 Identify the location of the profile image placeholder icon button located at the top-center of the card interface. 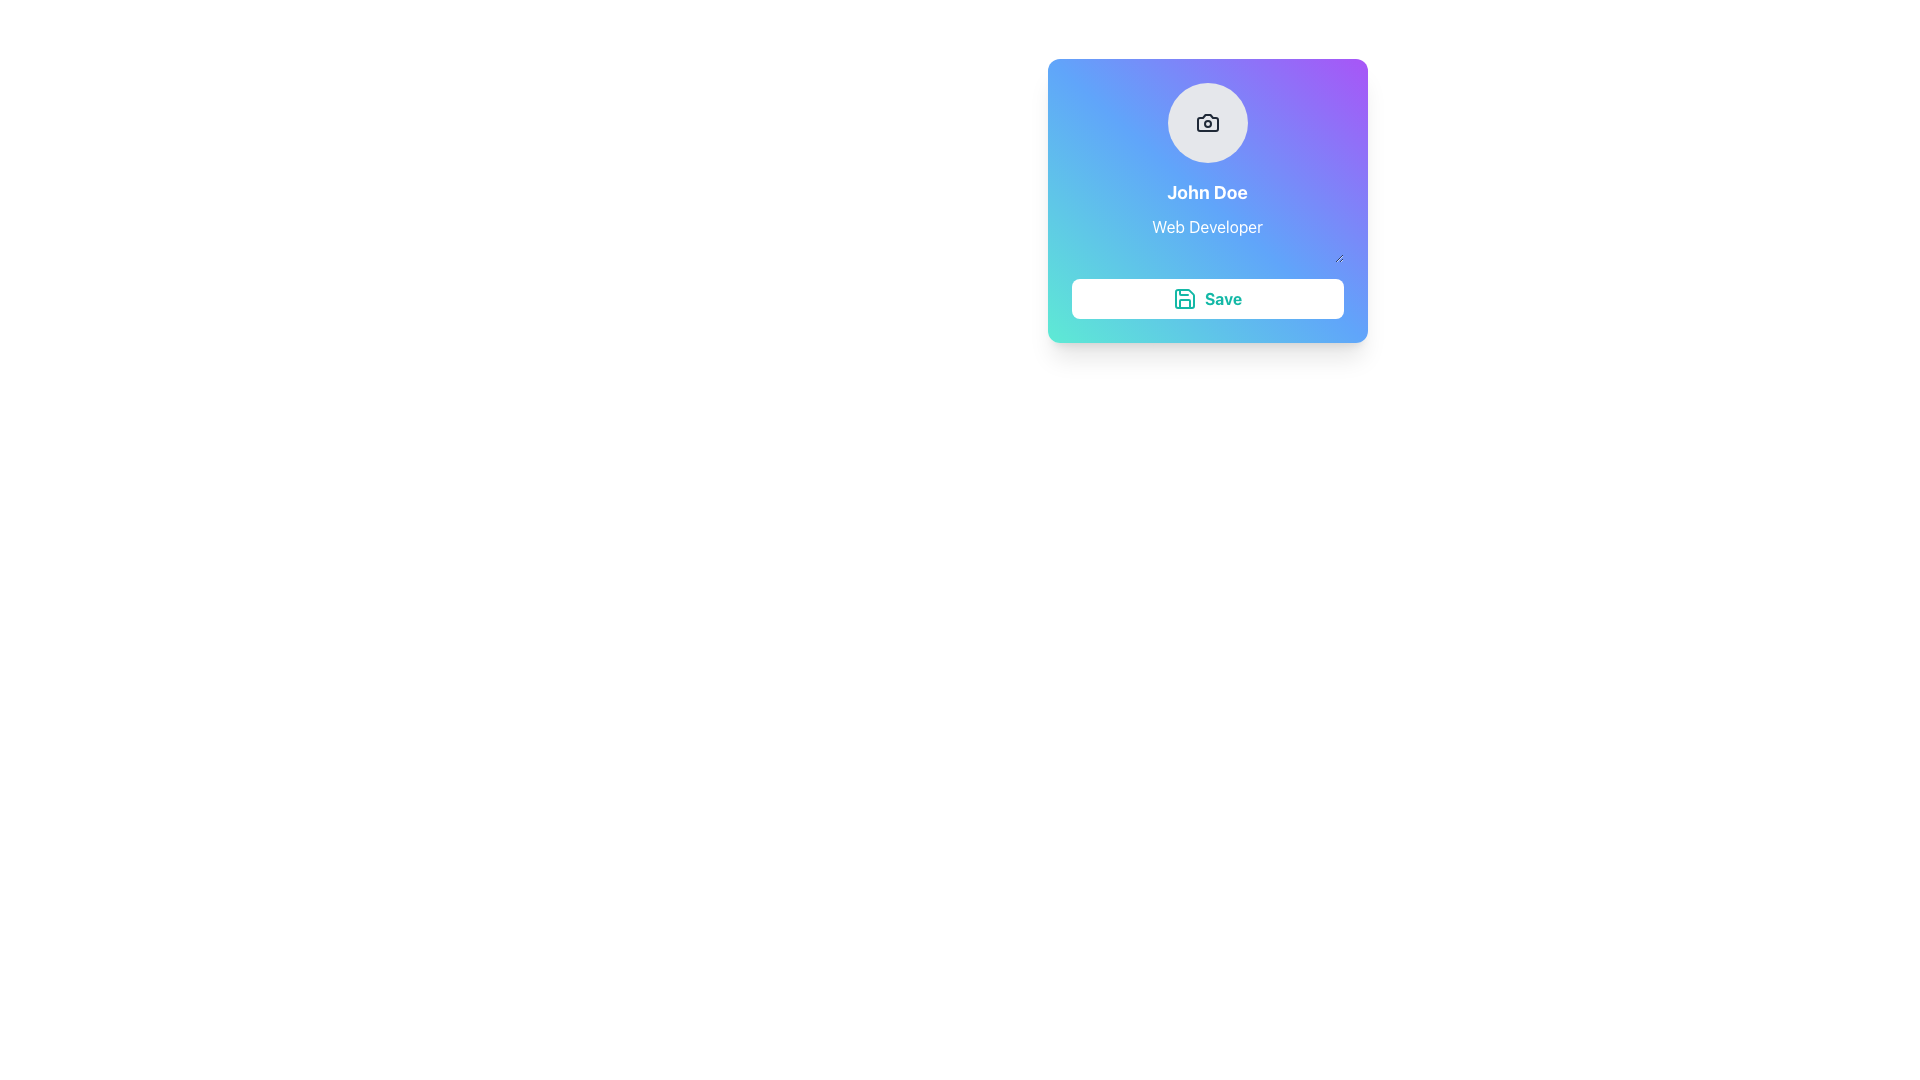
(1206, 123).